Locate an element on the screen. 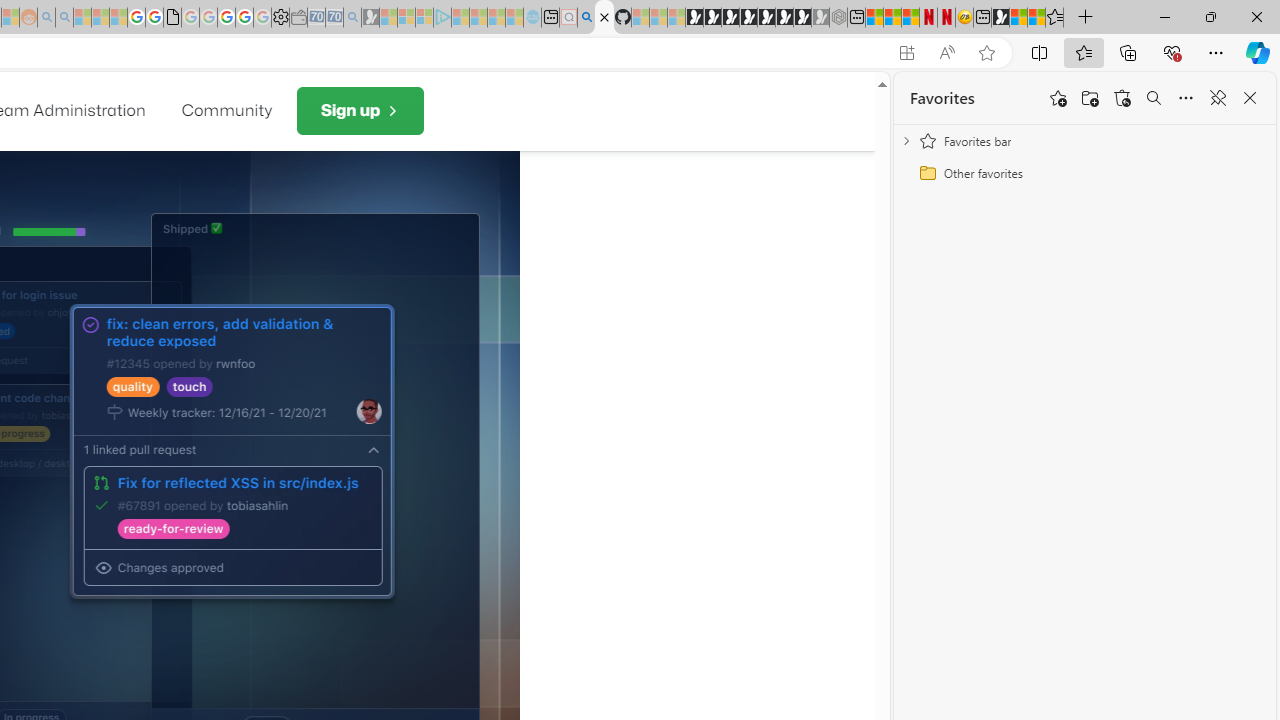  'google_privacy_policy_zh-CN.pdf' is located at coordinates (172, 17).